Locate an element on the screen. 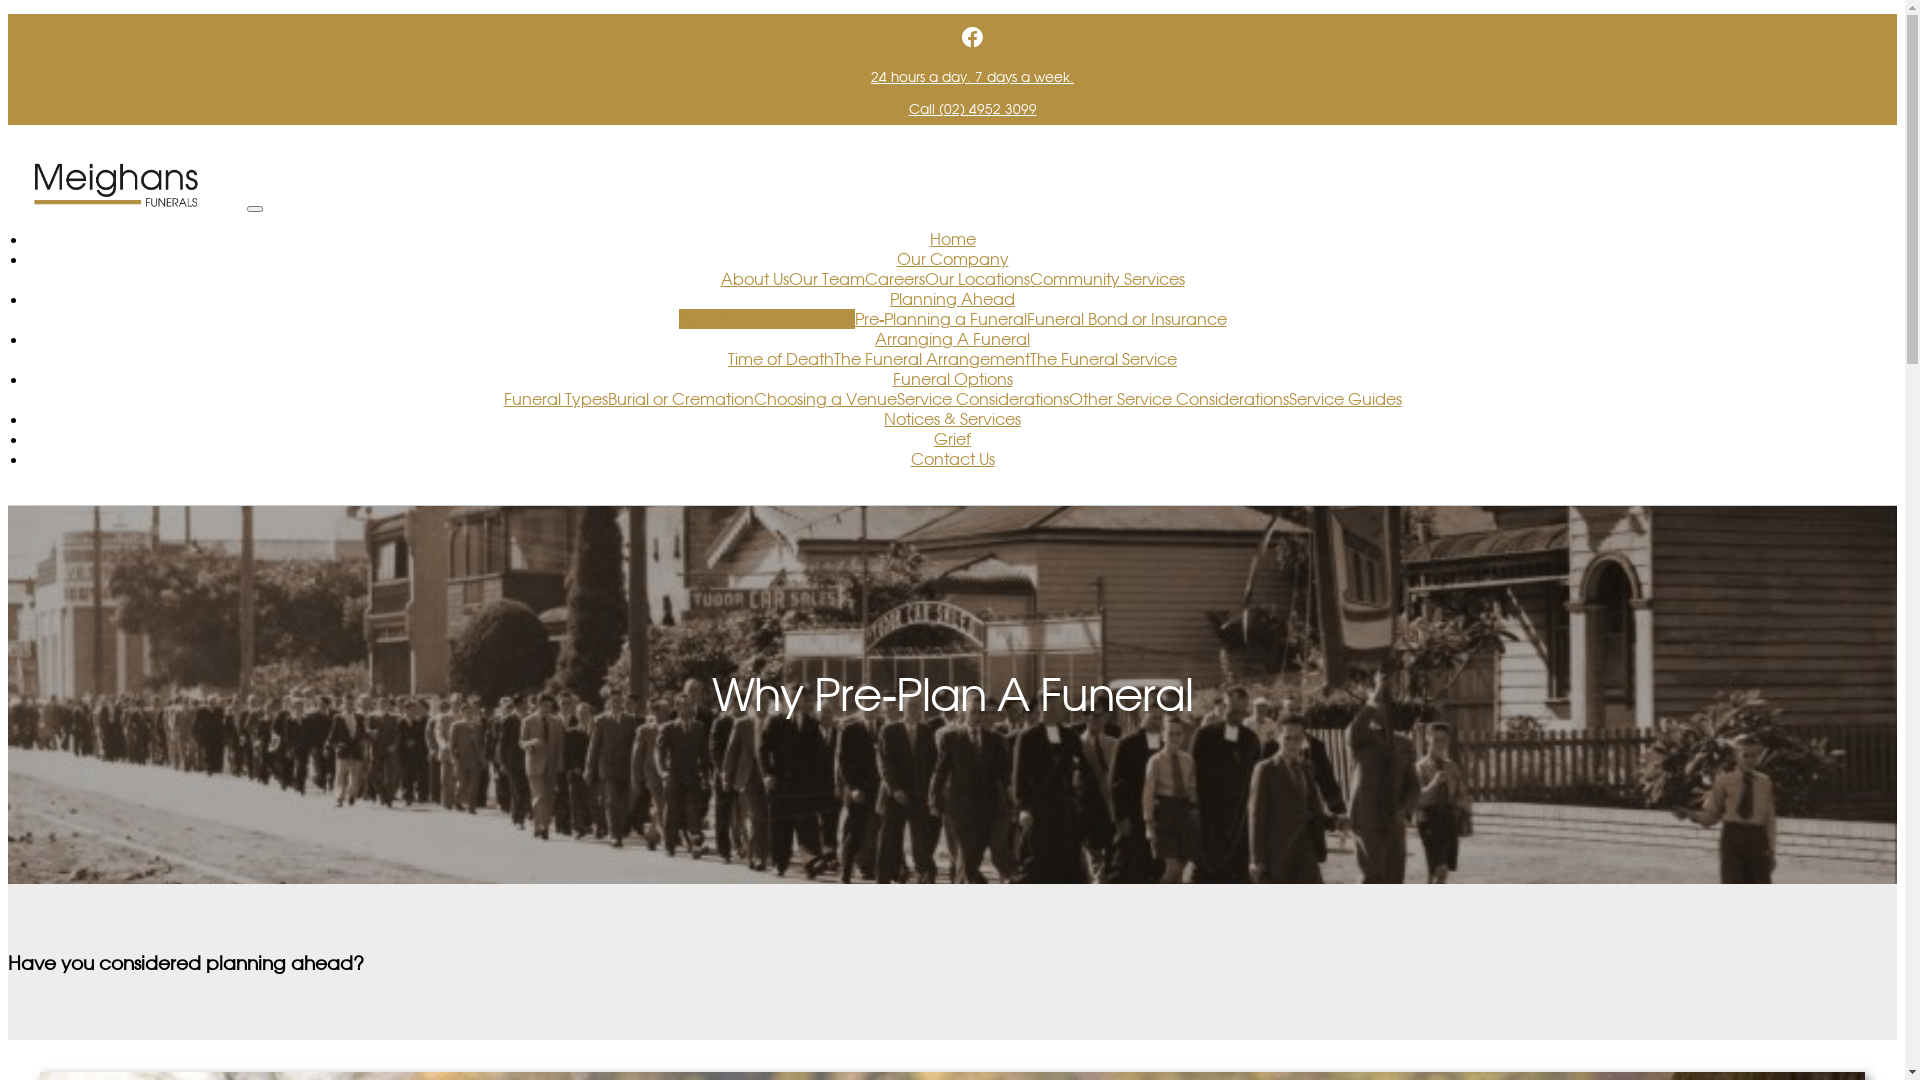 This screenshot has width=1920, height=1080. 'Pre-Planning a Funeral' is located at coordinates (939, 318).